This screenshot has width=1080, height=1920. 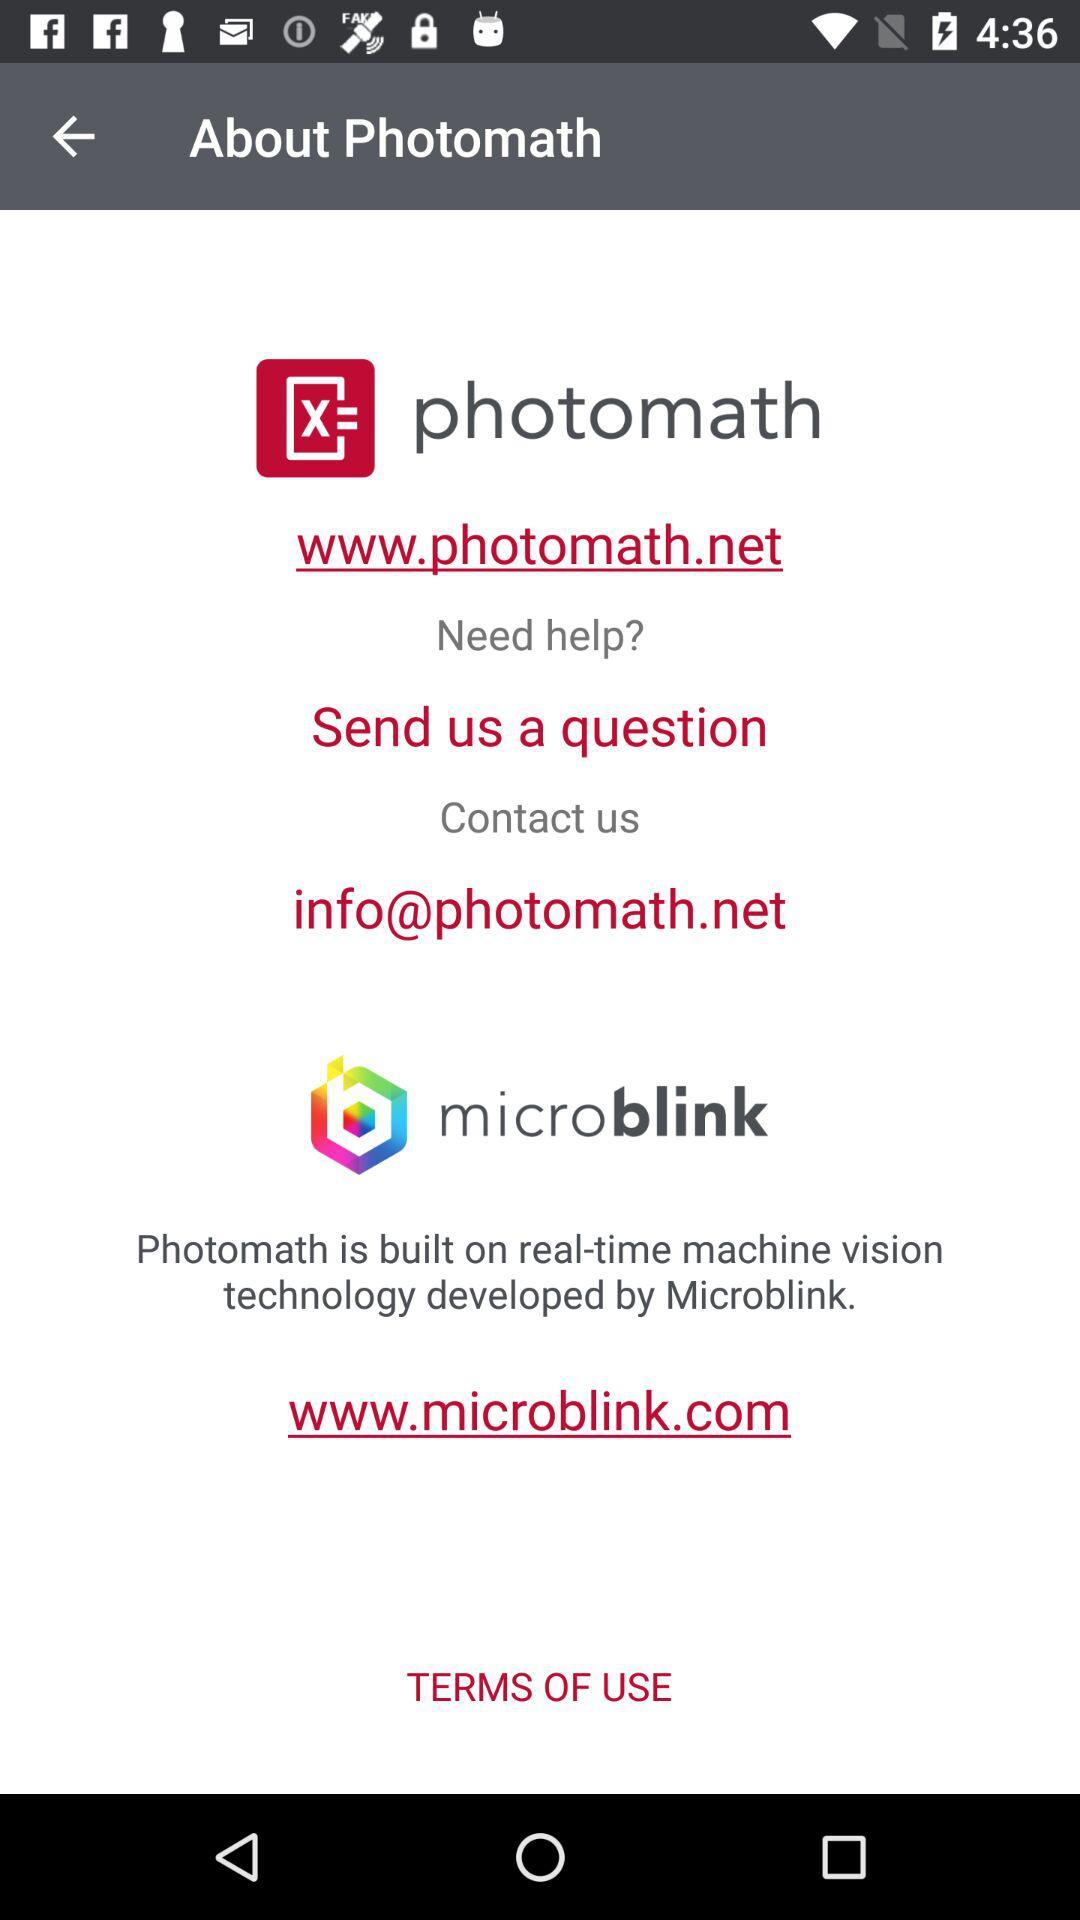 I want to click on the link above terms of use, so click(x=540, y=1408).